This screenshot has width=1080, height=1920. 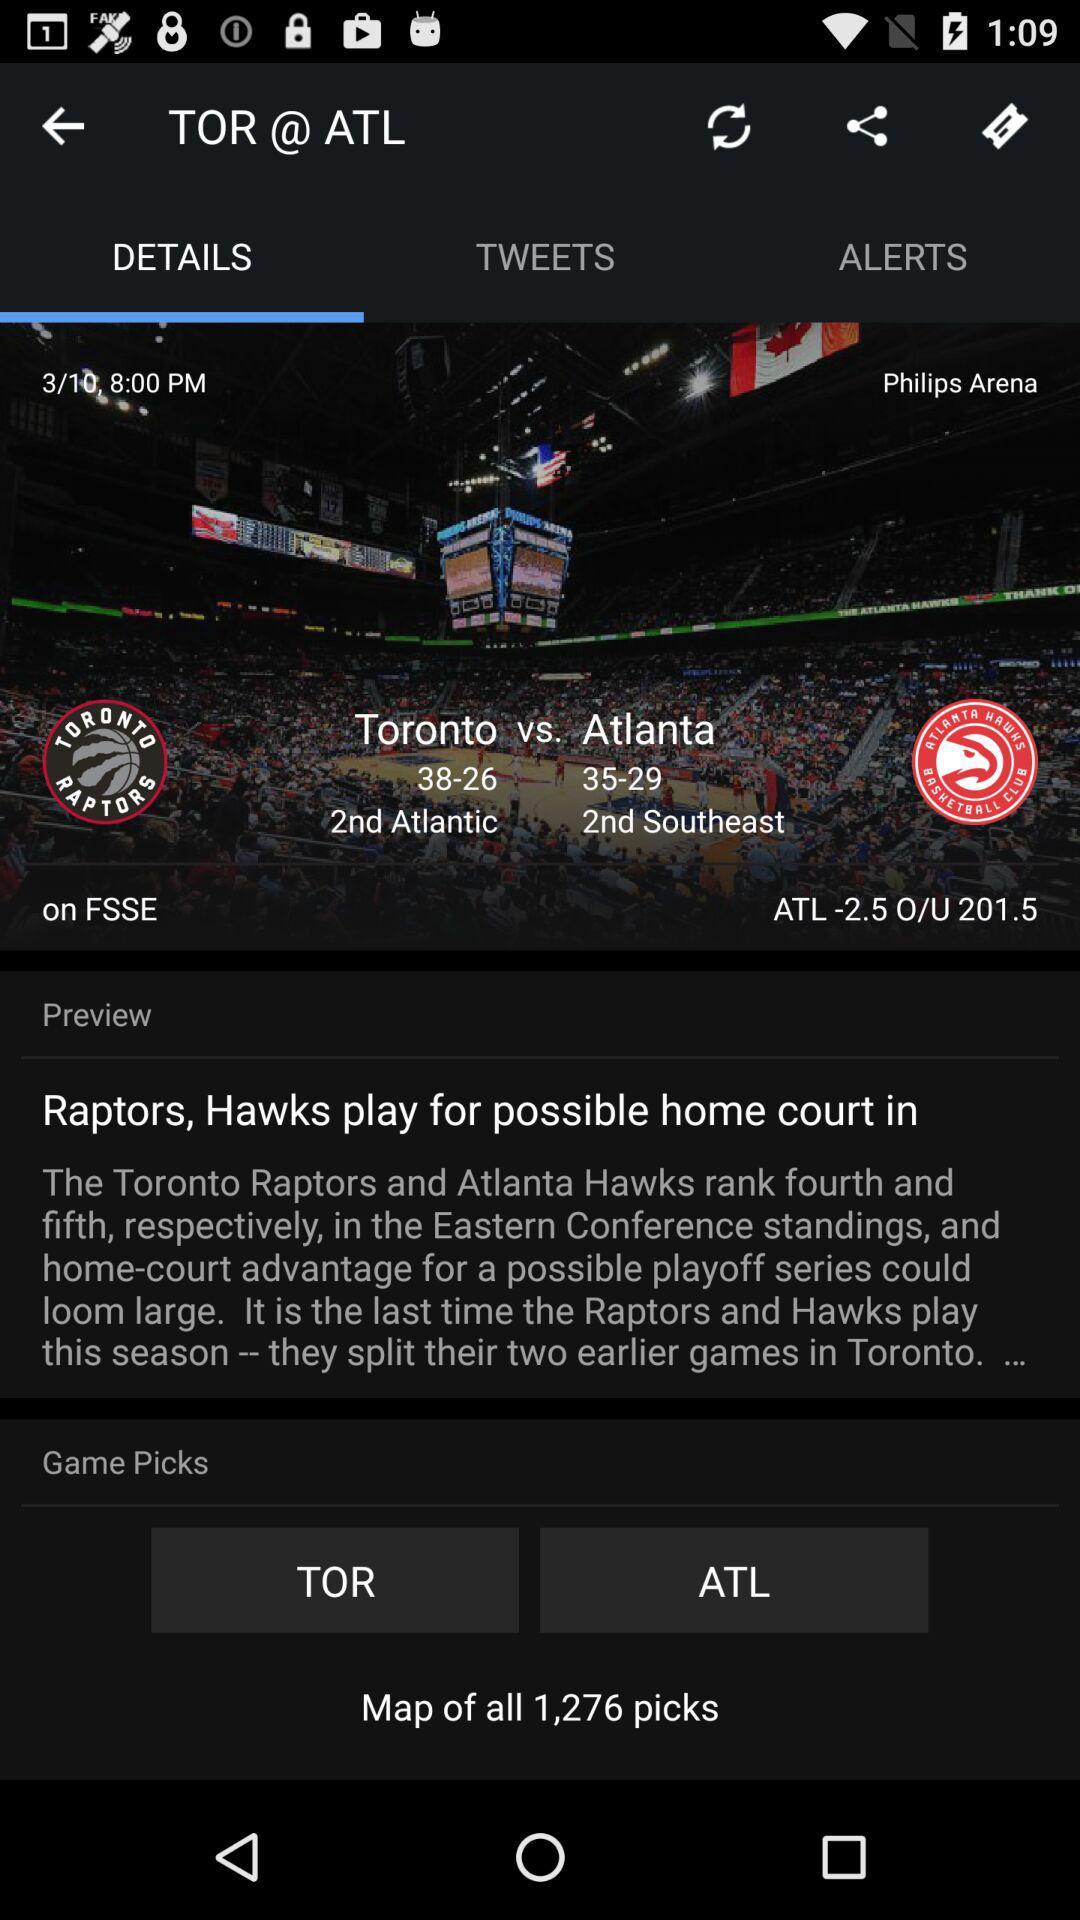 What do you see at coordinates (974, 761) in the screenshot?
I see `team news` at bounding box center [974, 761].